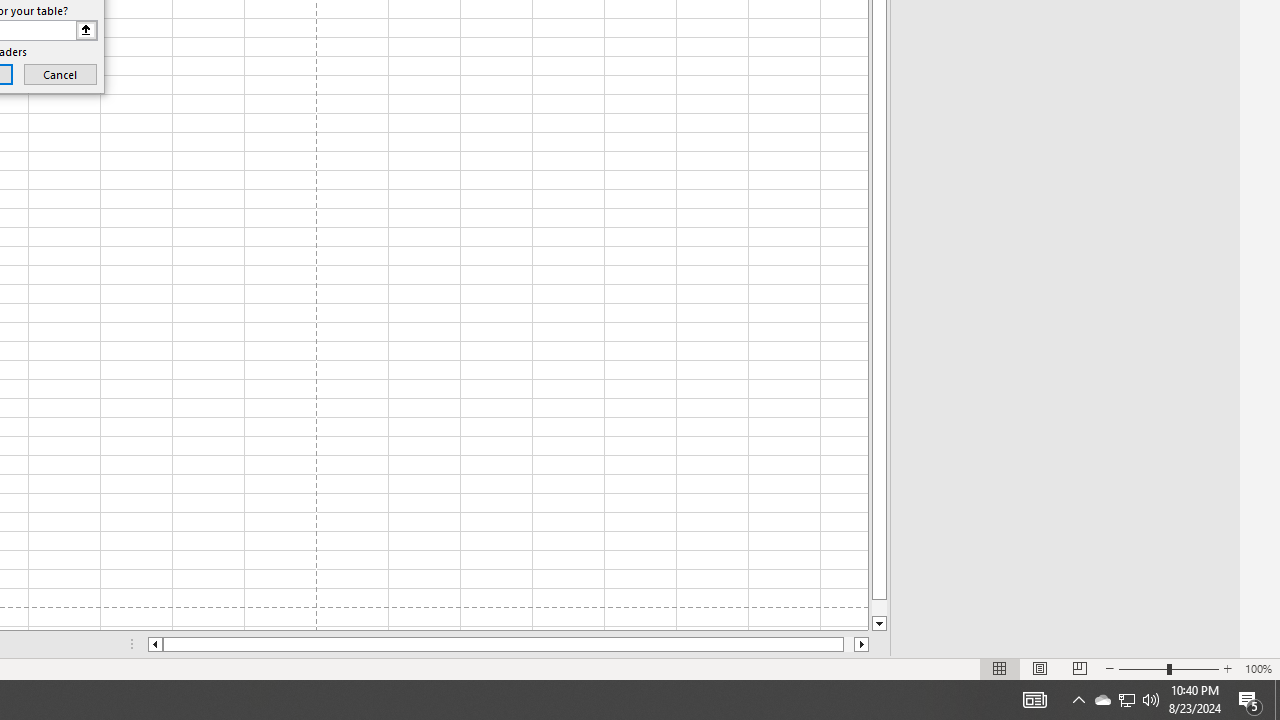 This screenshot has height=720, width=1280. What do you see at coordinates (1168, 669) in the screenshot?
I see `'Zoom'` at bounding box center [1168, 669].